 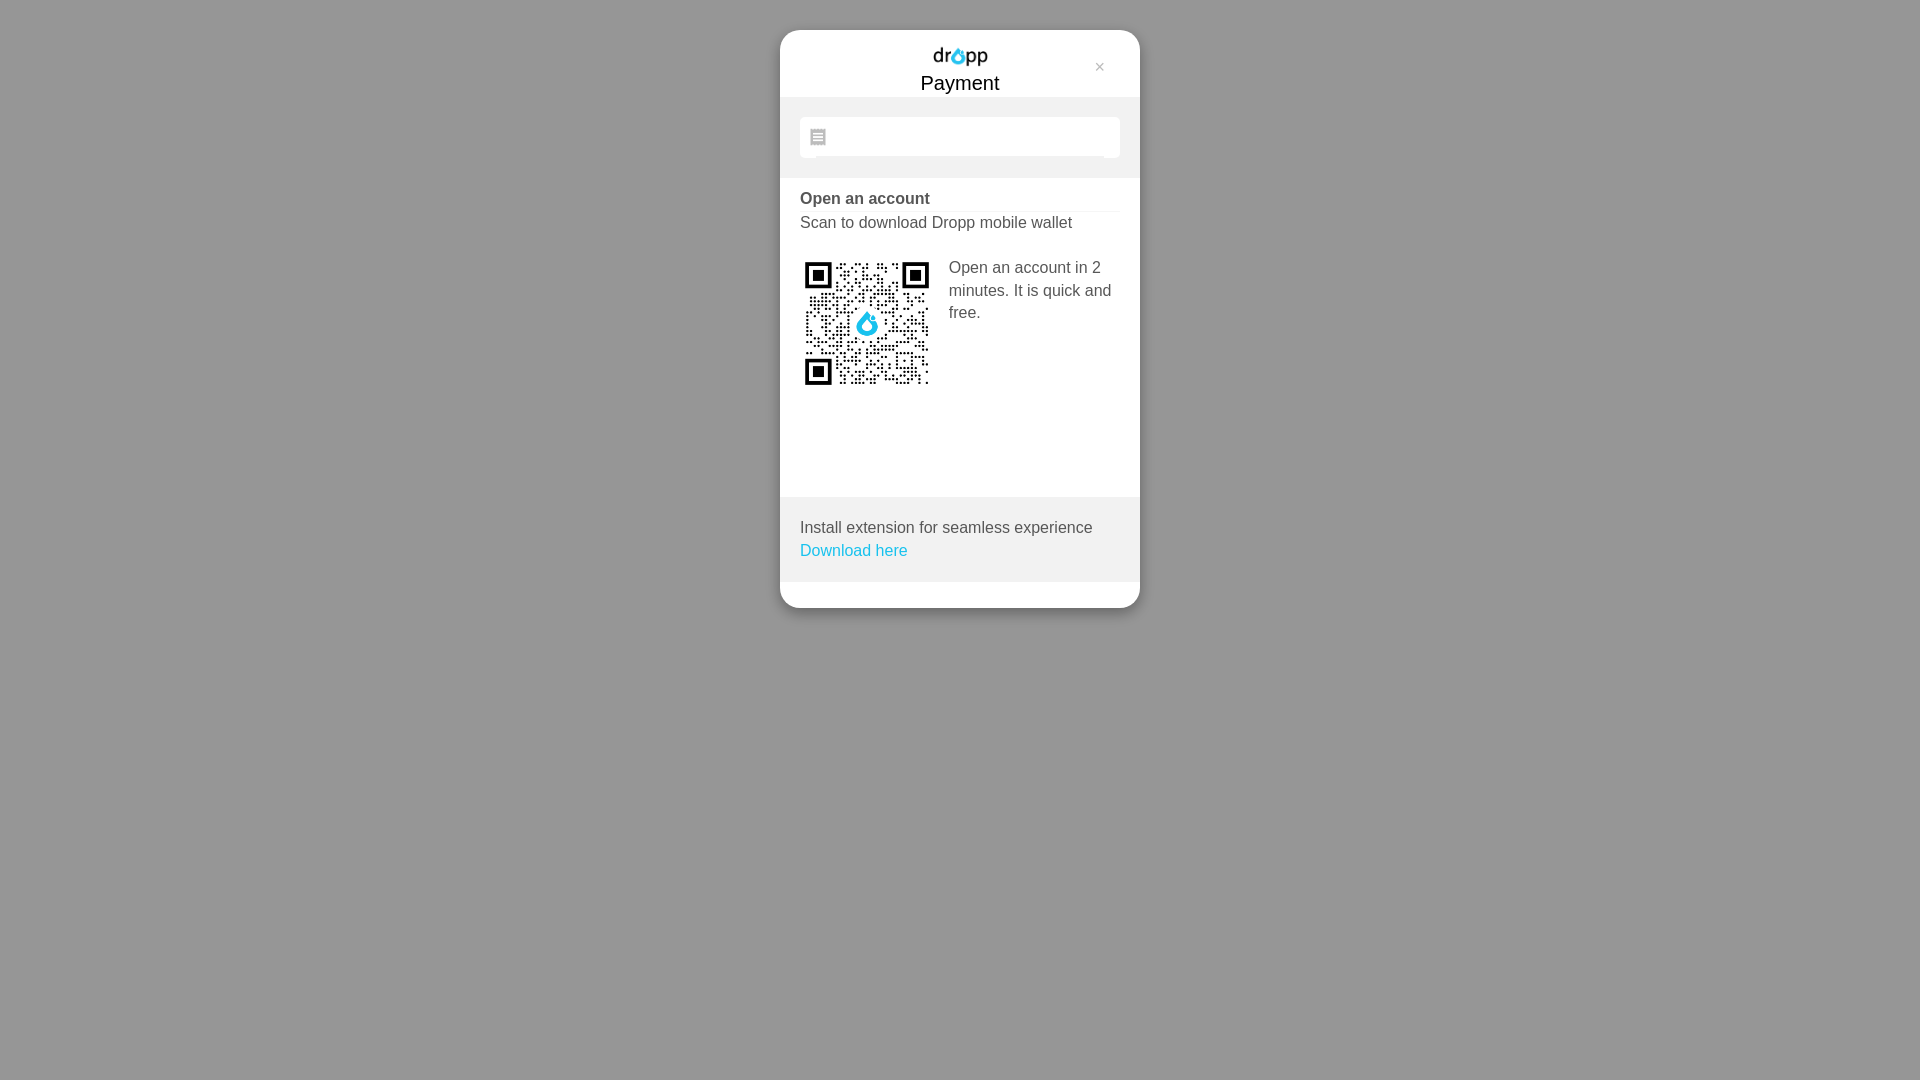 What do you see at coordinates (800, 551) in the screenshot?
I see `'Download here'` at bounding box center [800, 551].